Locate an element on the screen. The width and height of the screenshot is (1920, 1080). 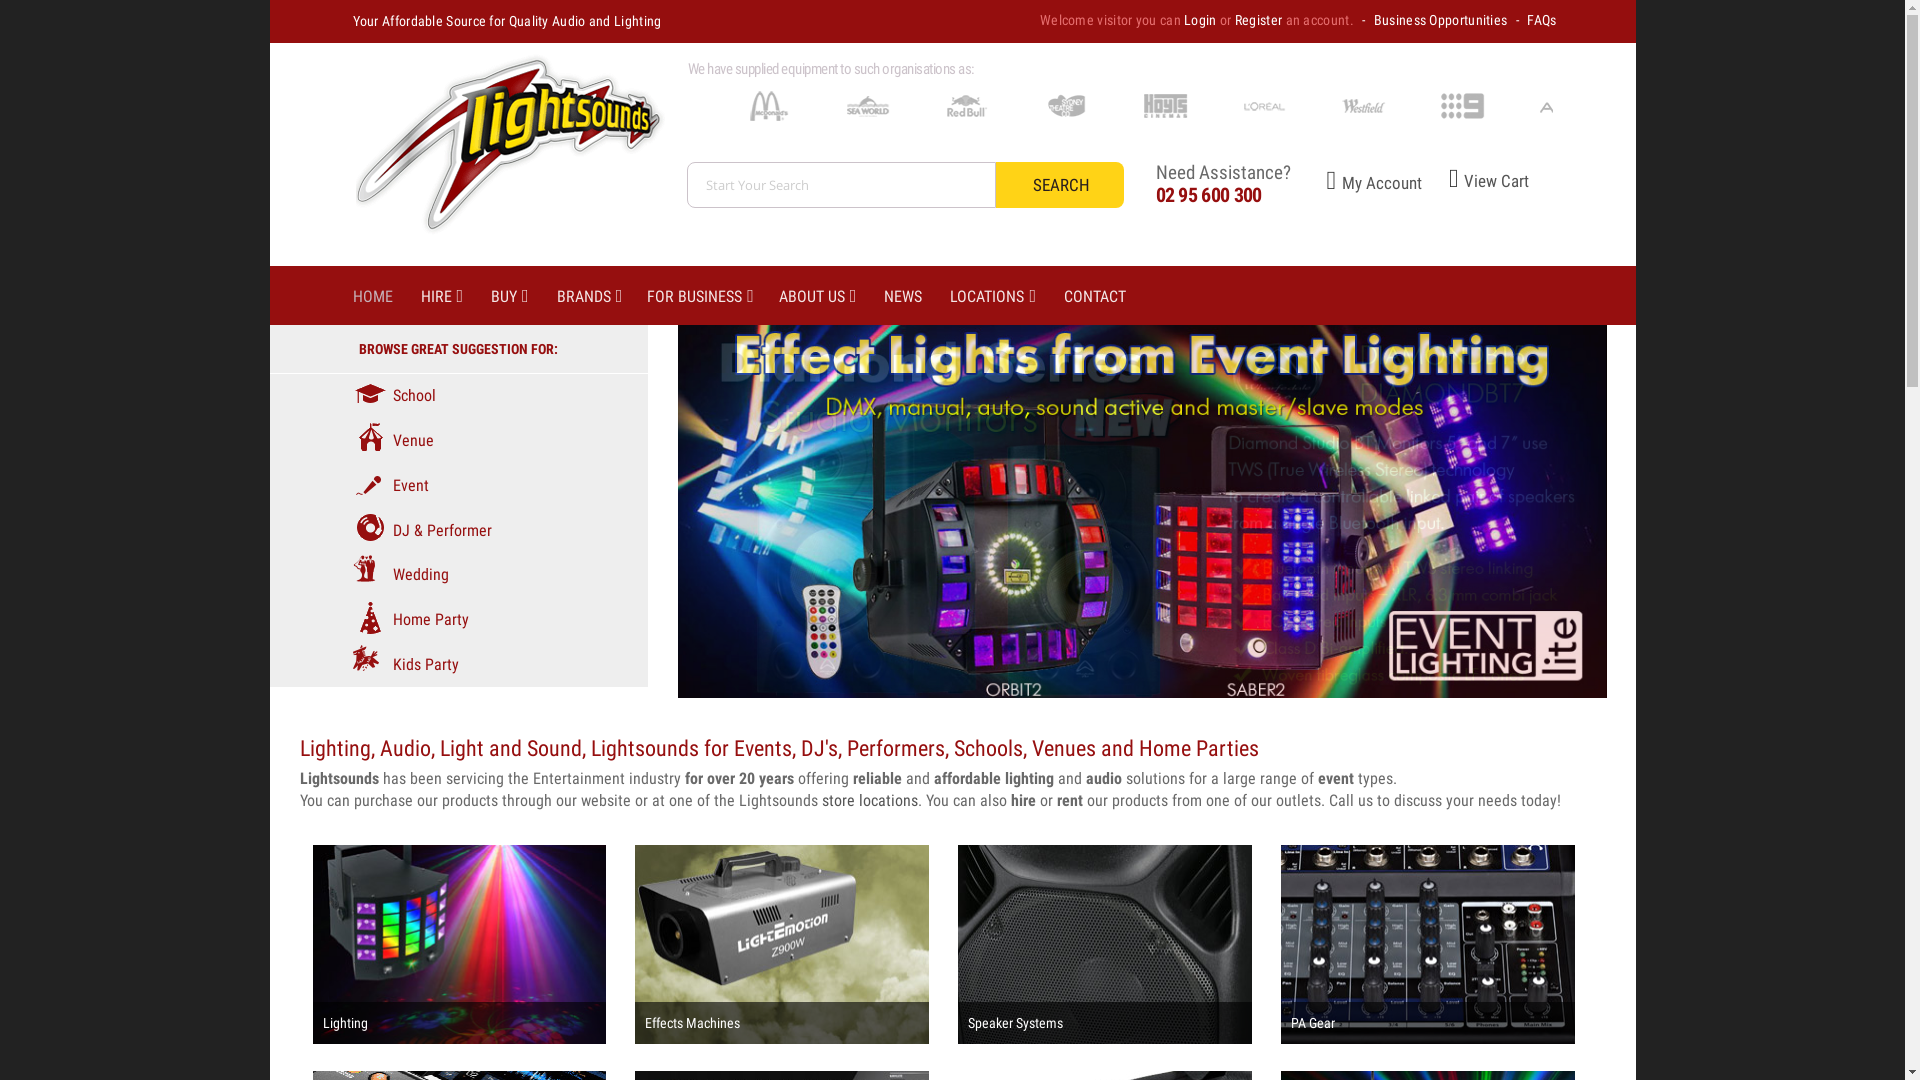
'Login' is located at coordinates (1200, 19).